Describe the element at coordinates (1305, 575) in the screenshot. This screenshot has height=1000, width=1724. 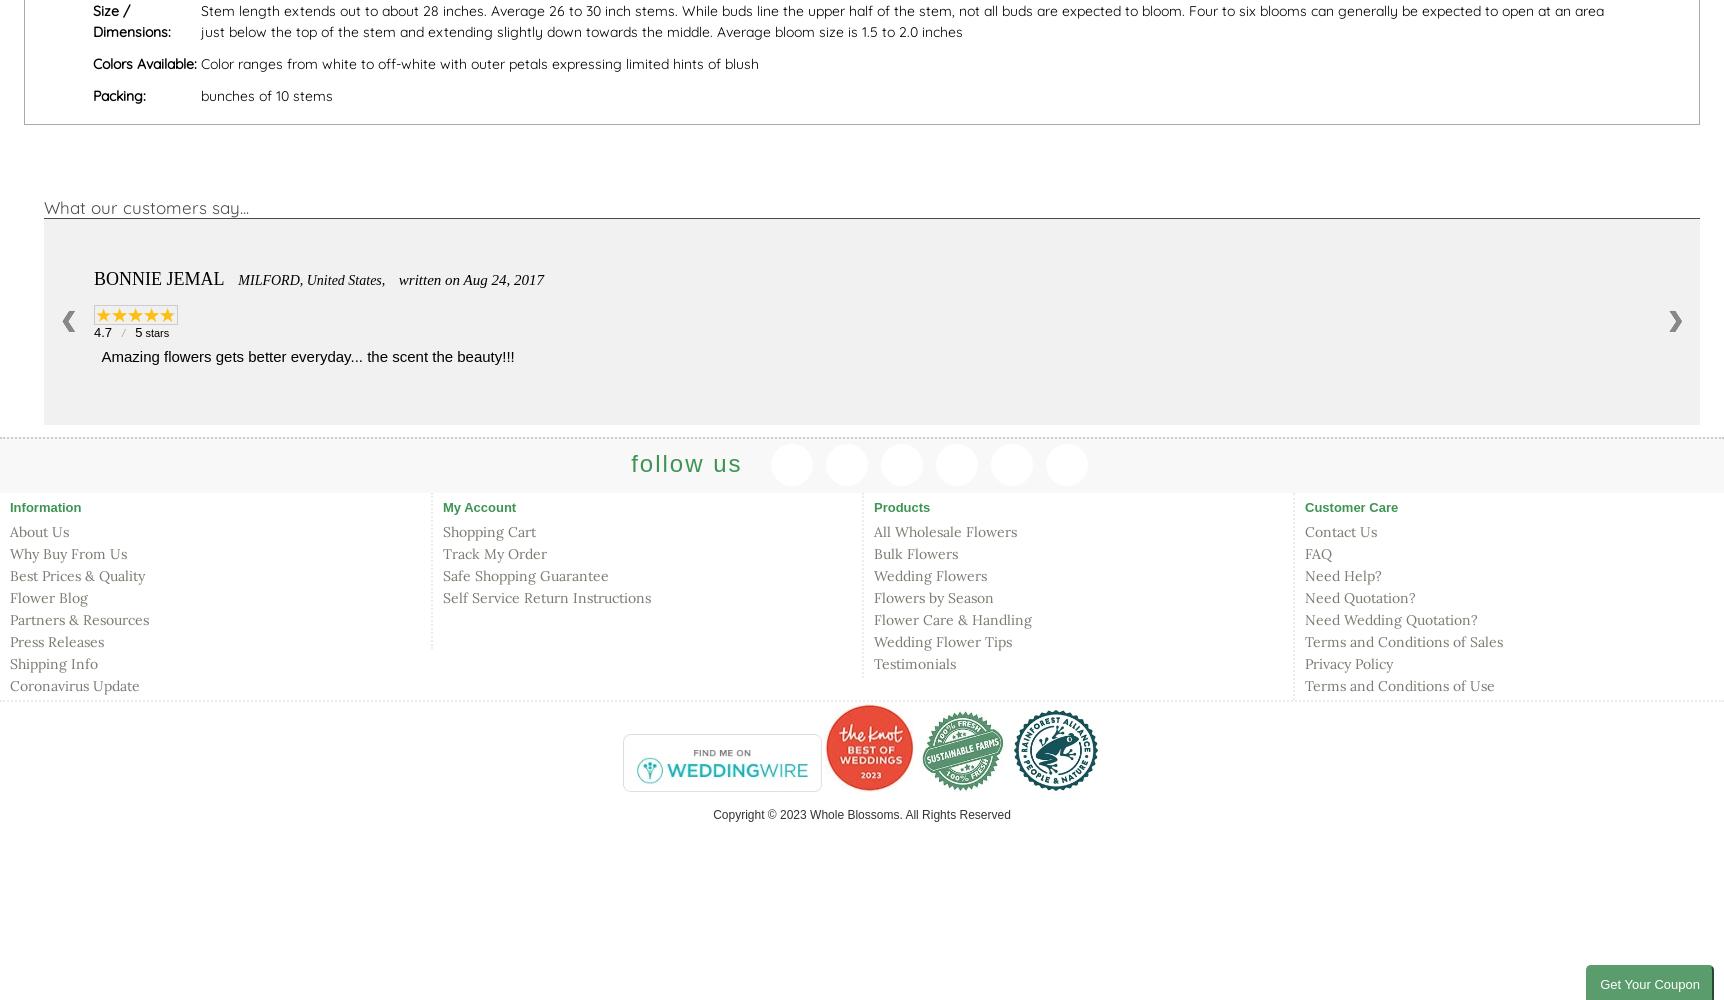
I see `'Need Help?'` at that location.